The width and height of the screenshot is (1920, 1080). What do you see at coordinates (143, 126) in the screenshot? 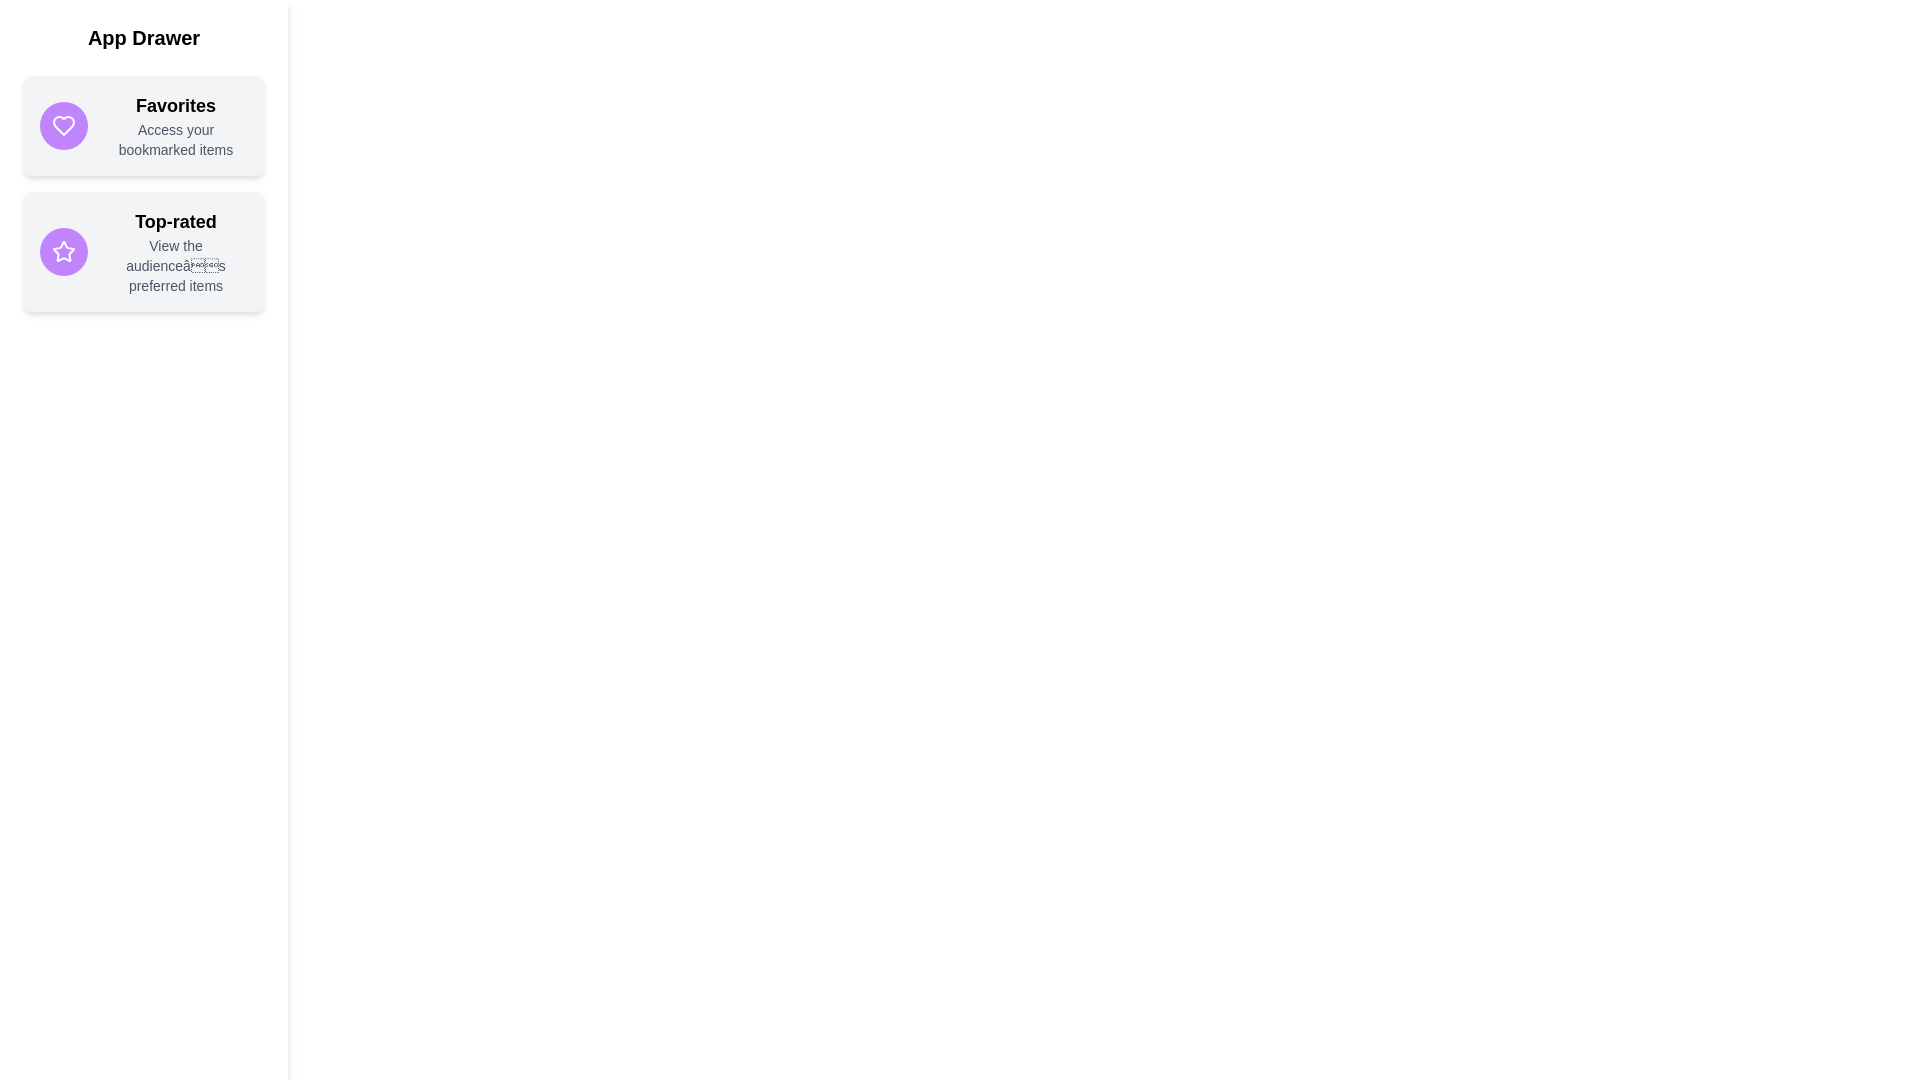
I see `the 'Favorites' item in the drawer` at bounding box center [143, 126].